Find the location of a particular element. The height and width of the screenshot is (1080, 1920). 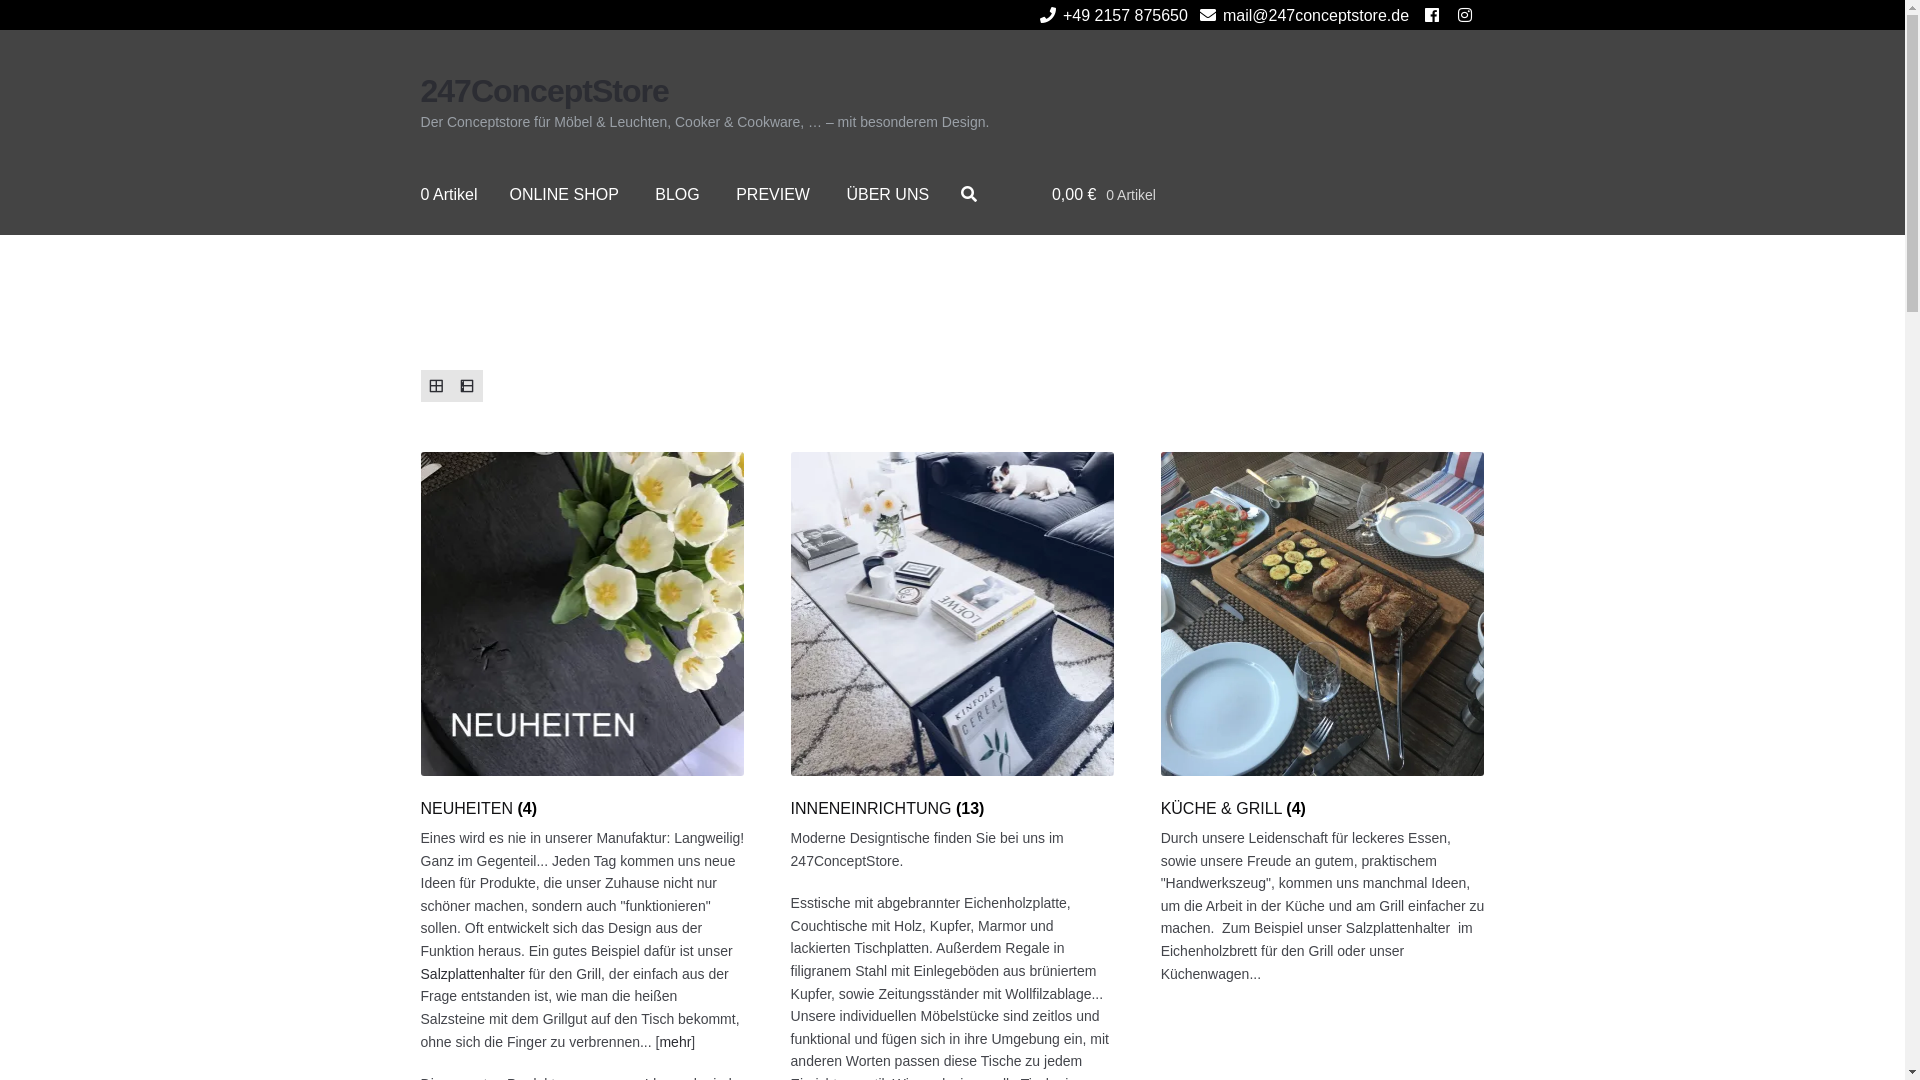

'247ConceptStore' is located at coordinates (420, 91).